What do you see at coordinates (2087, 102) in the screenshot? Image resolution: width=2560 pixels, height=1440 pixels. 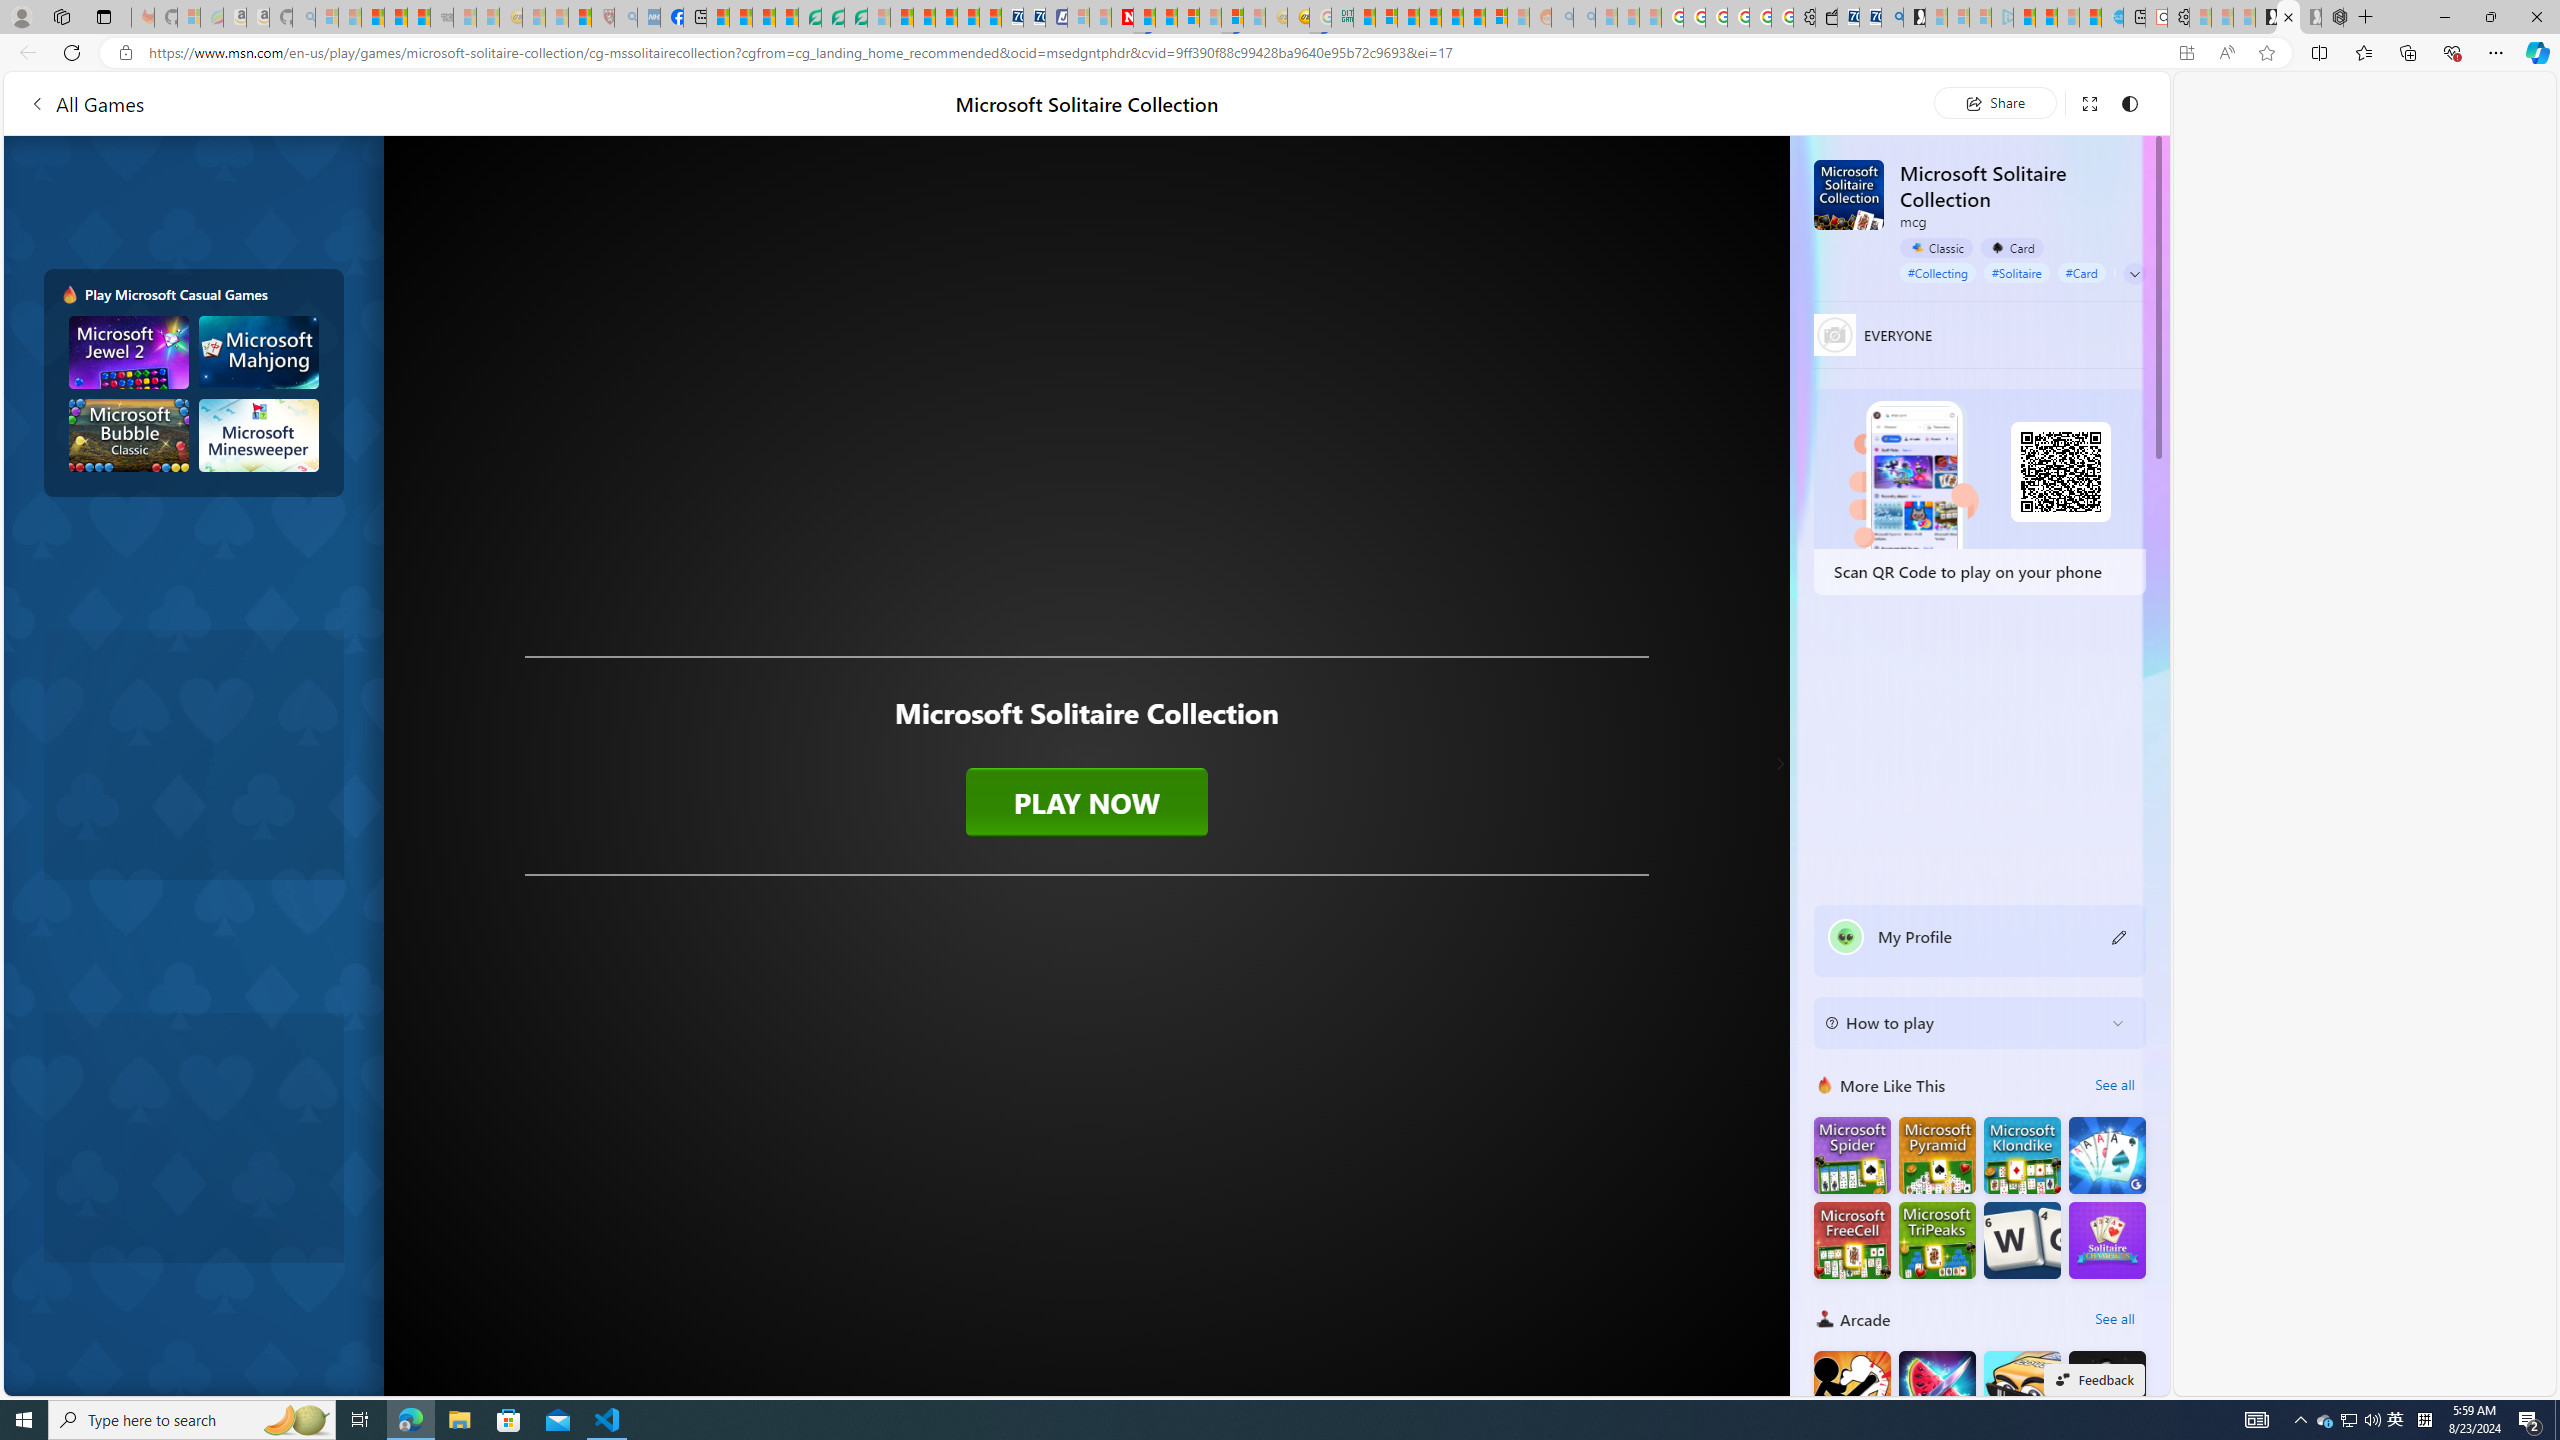 I see `'Full screen'` at bounding box center [2087, 102].